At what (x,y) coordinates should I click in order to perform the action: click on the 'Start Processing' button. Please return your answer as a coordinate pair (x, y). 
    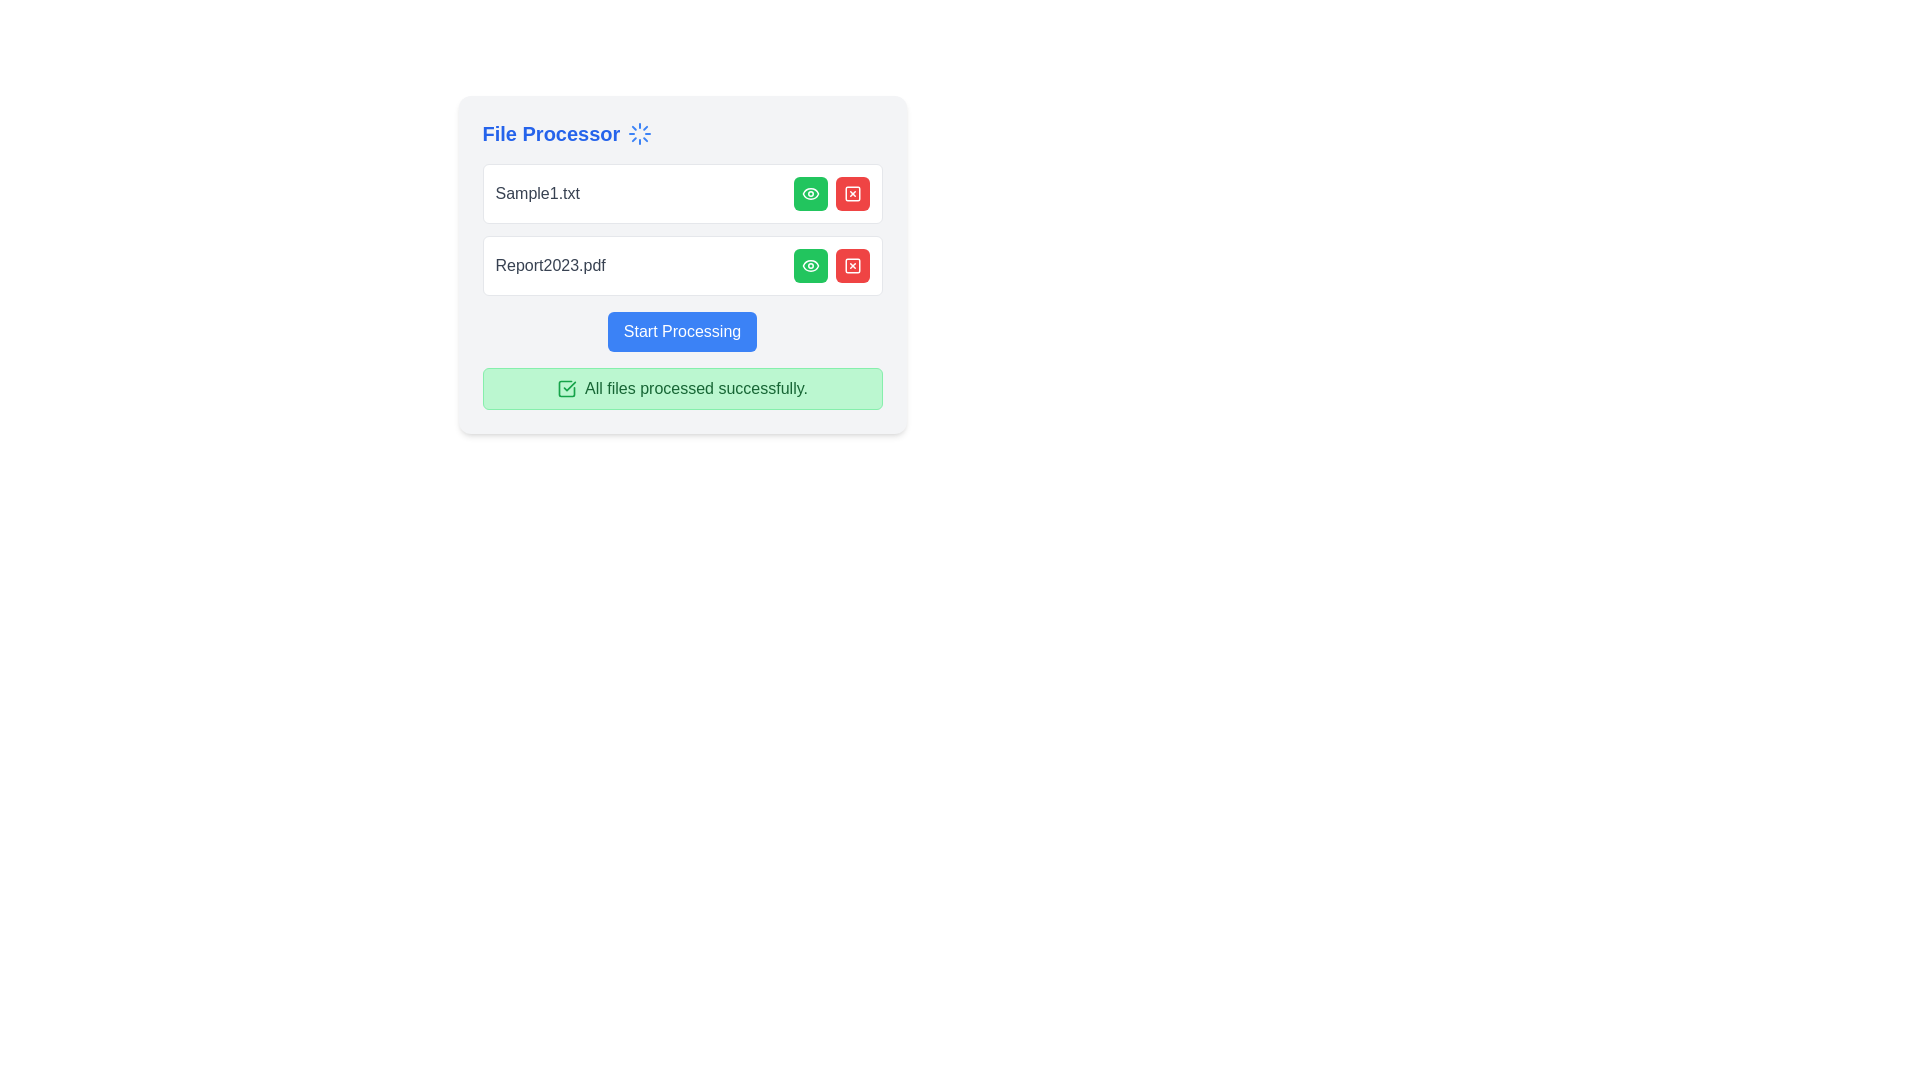
    Looking at the image, I should click on (682, 330).